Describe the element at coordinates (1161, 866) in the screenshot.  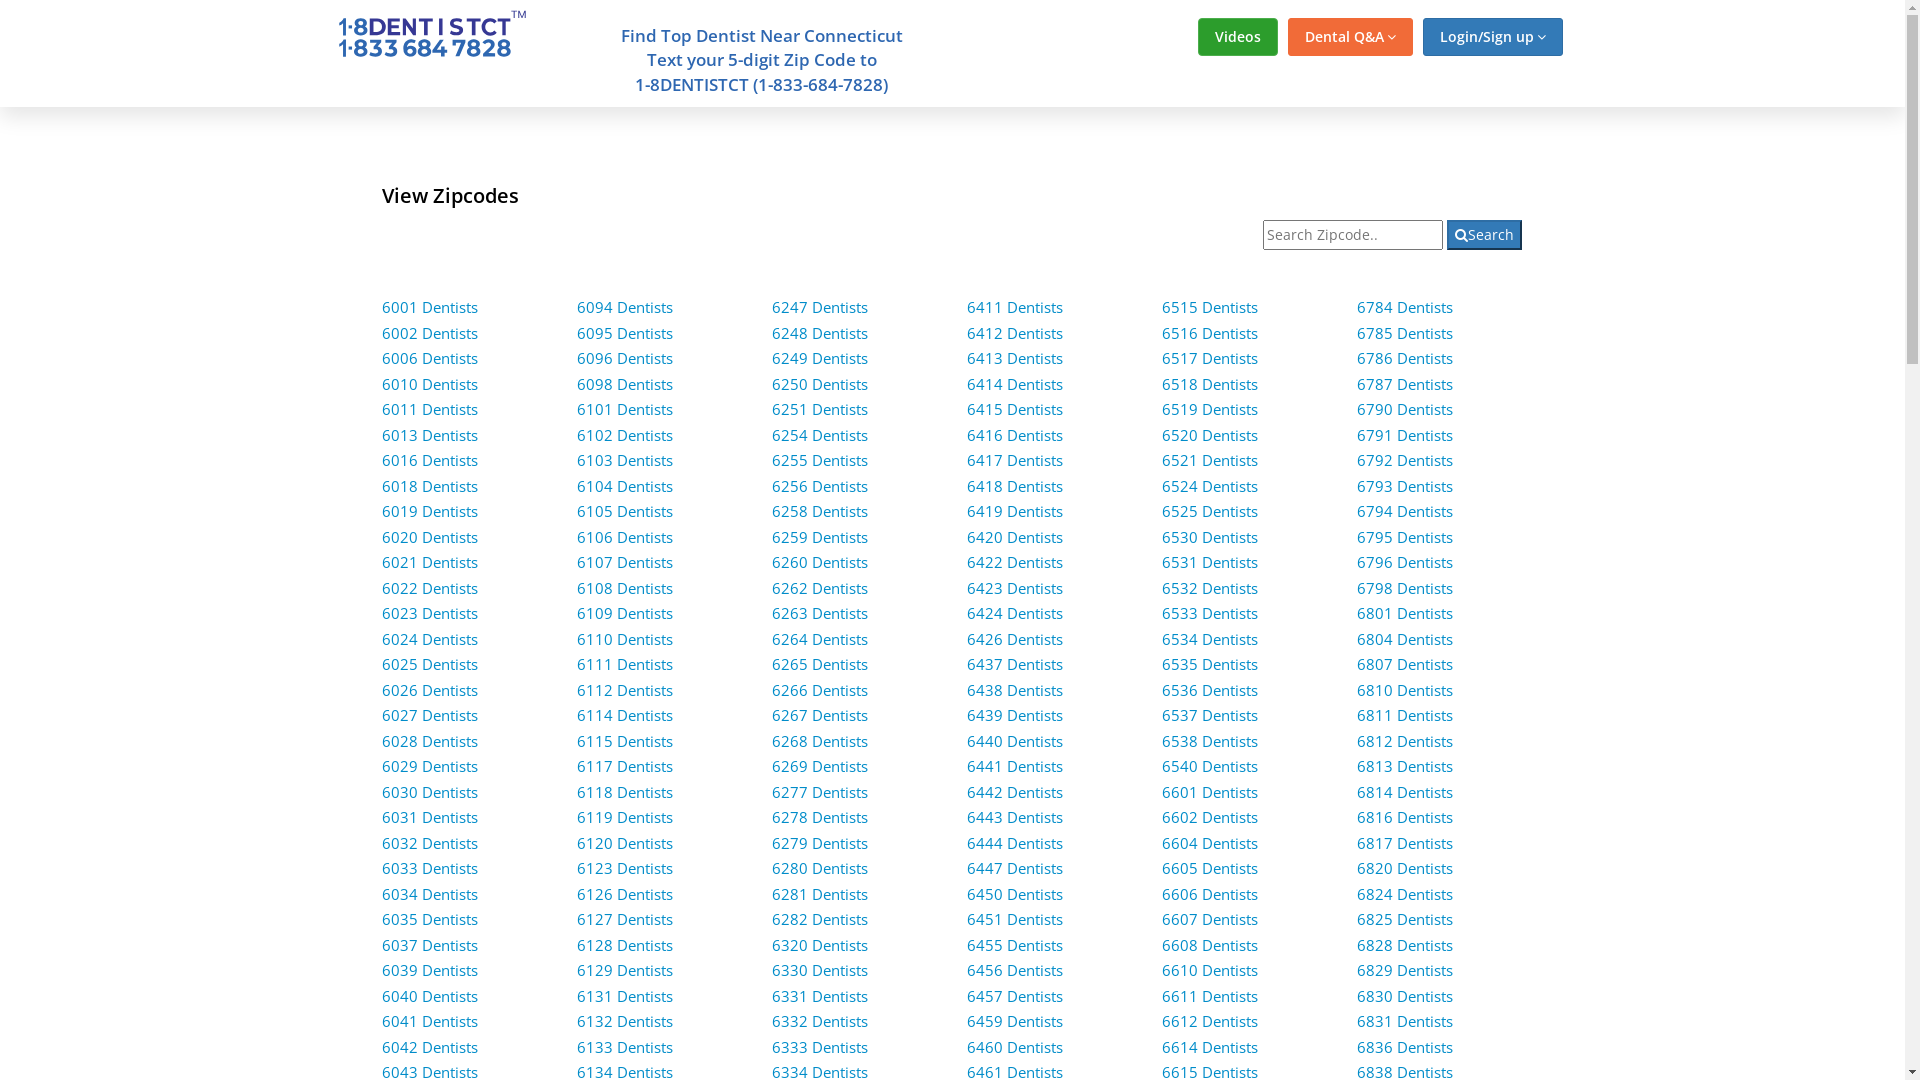
I see `'6605 Dentists'` at that location.